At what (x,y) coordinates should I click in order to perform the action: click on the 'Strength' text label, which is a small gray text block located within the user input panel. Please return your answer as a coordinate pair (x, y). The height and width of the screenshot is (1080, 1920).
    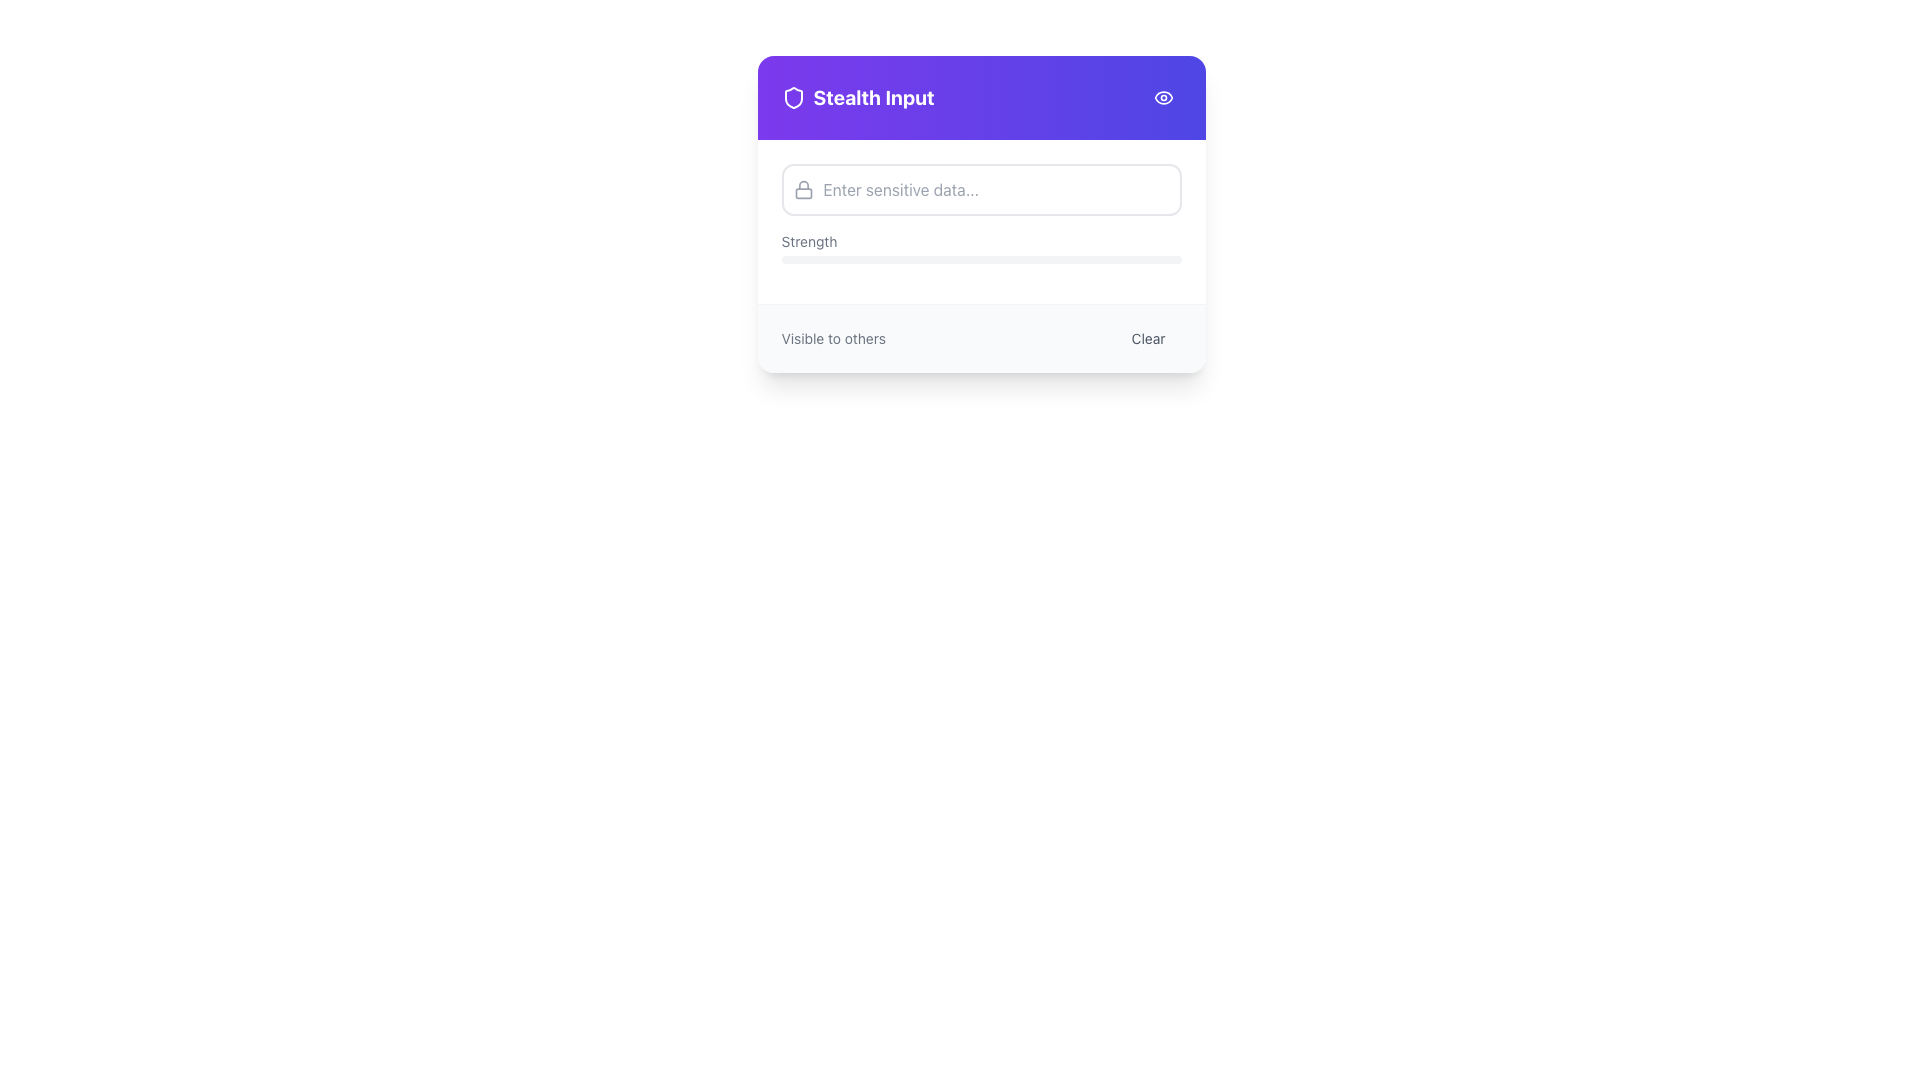
    Looking at the image, I should click on (809, 241).